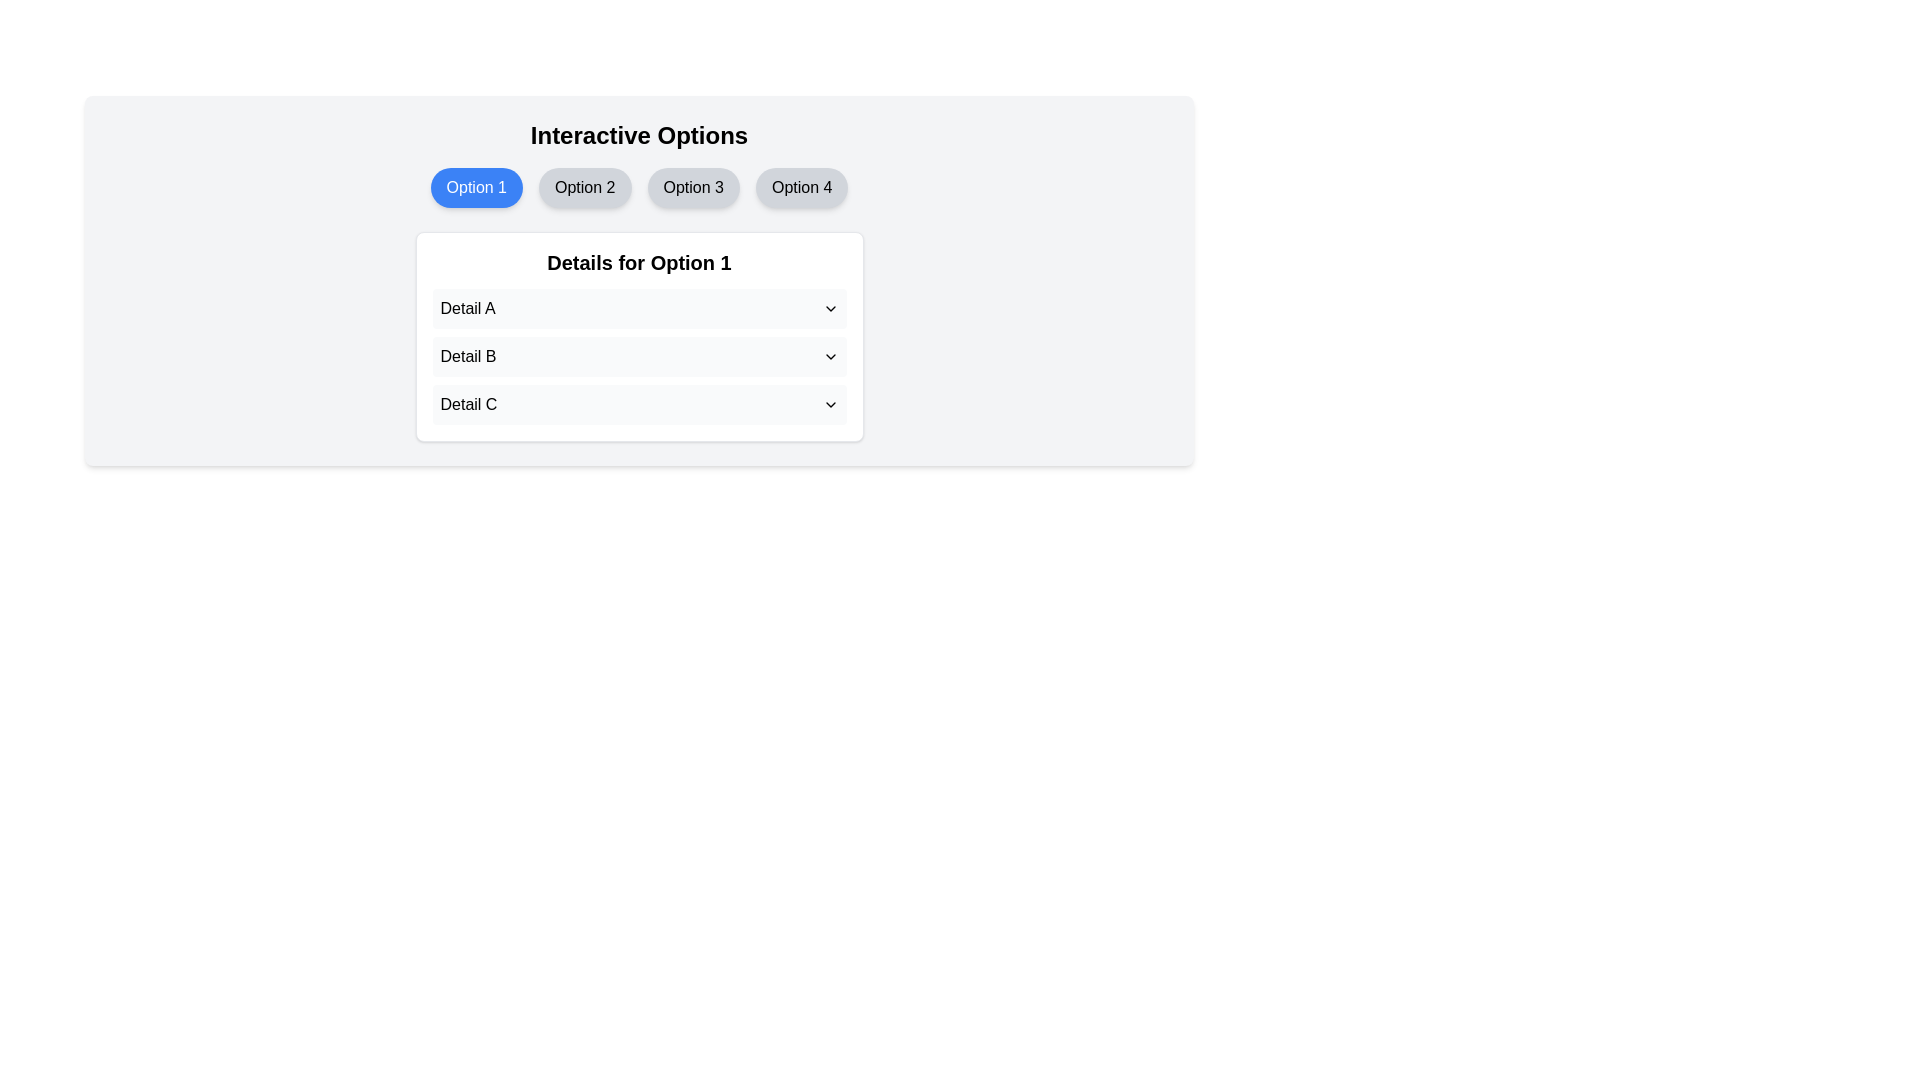 This screenshot has height=1080, width=1920. What do you see at coordinates (584, 188) in the screenshot?
I see `the pill-shaped button labeled 'Option 2'` at bounding box center [584, 188].